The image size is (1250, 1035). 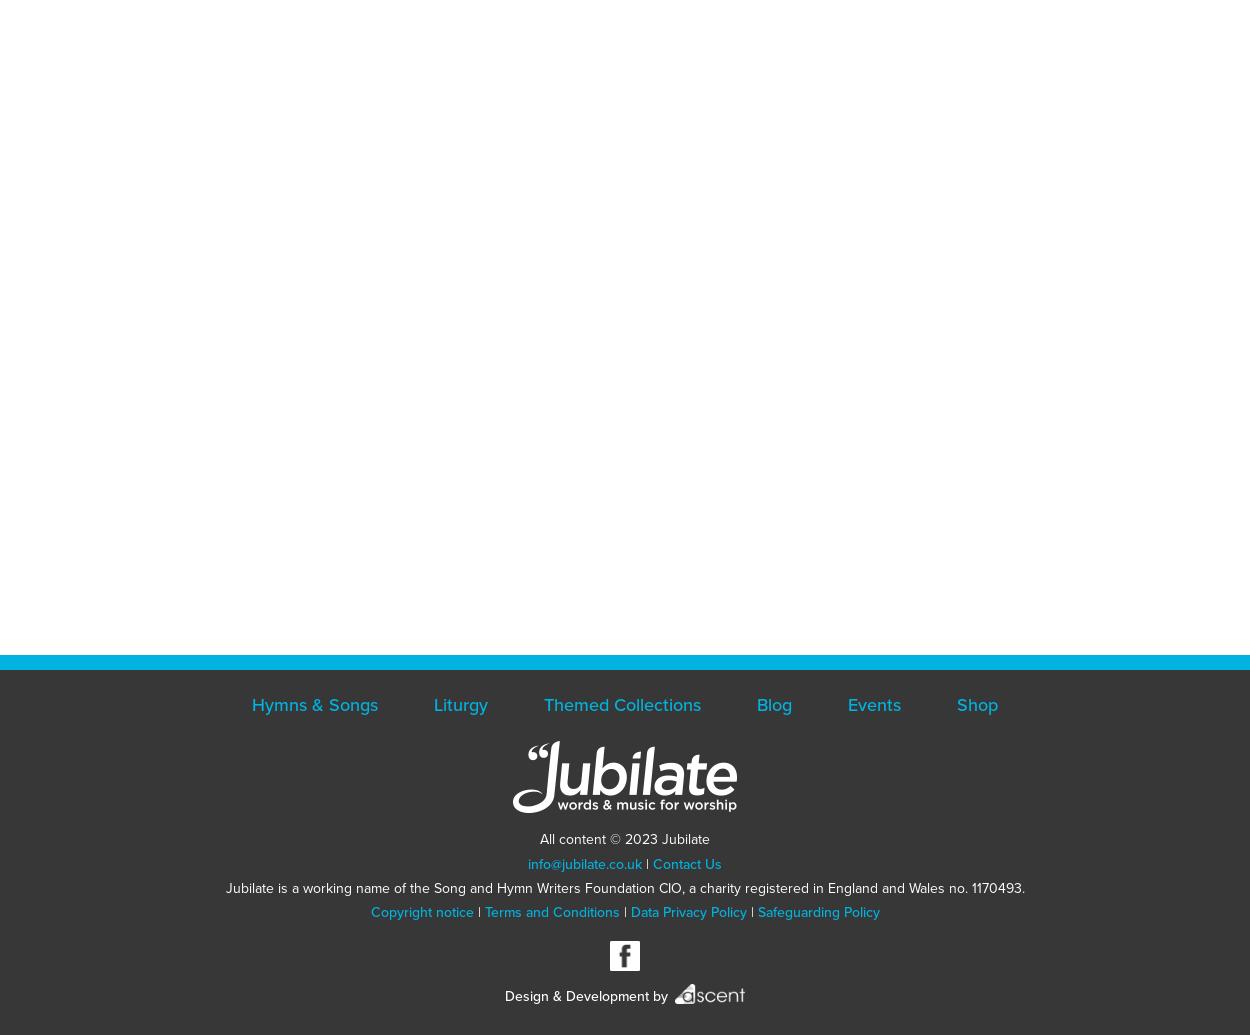 I want to click on 'Themed Collections', so click(x=621, y=704).